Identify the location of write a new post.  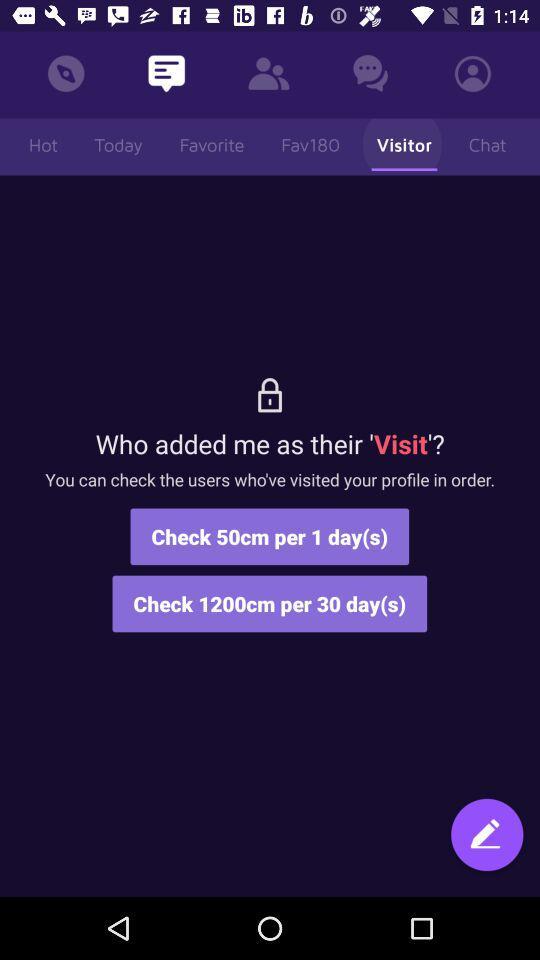
(486, 843).